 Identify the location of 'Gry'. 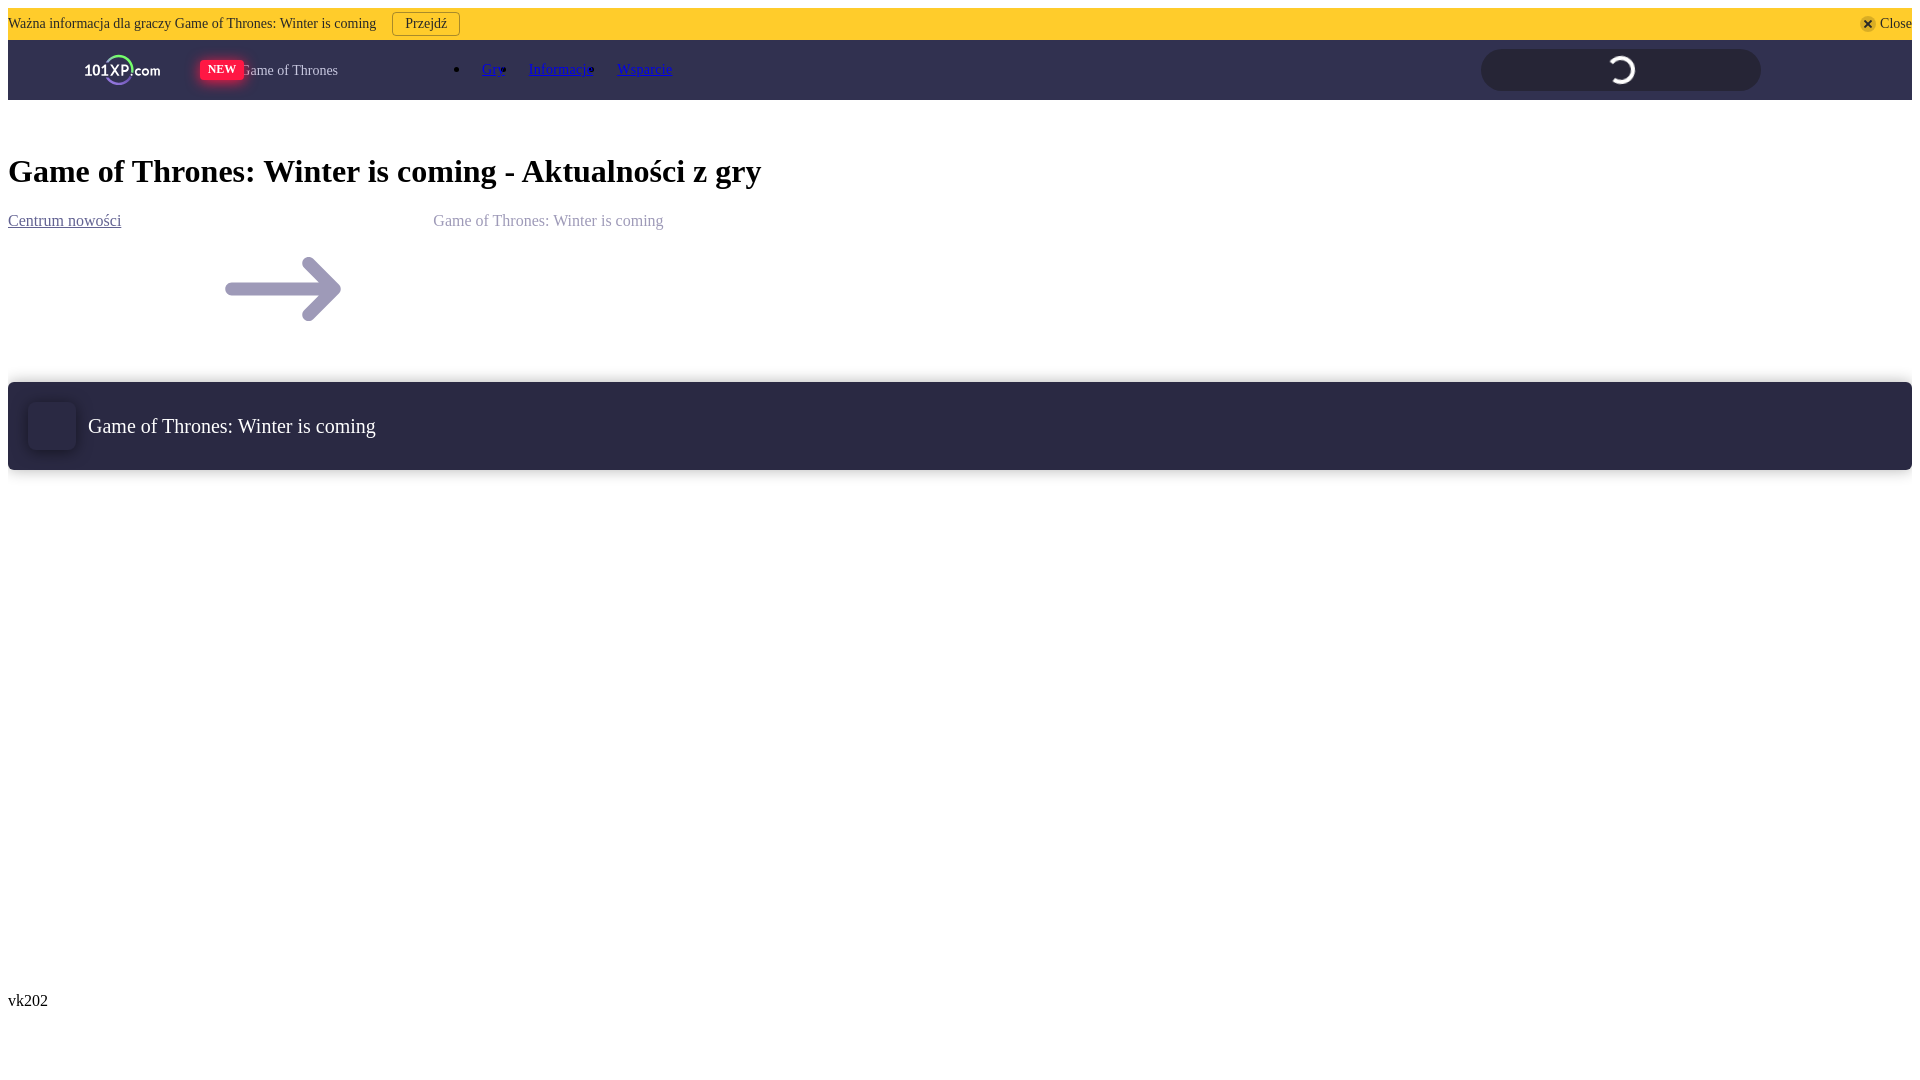
(493, 68).